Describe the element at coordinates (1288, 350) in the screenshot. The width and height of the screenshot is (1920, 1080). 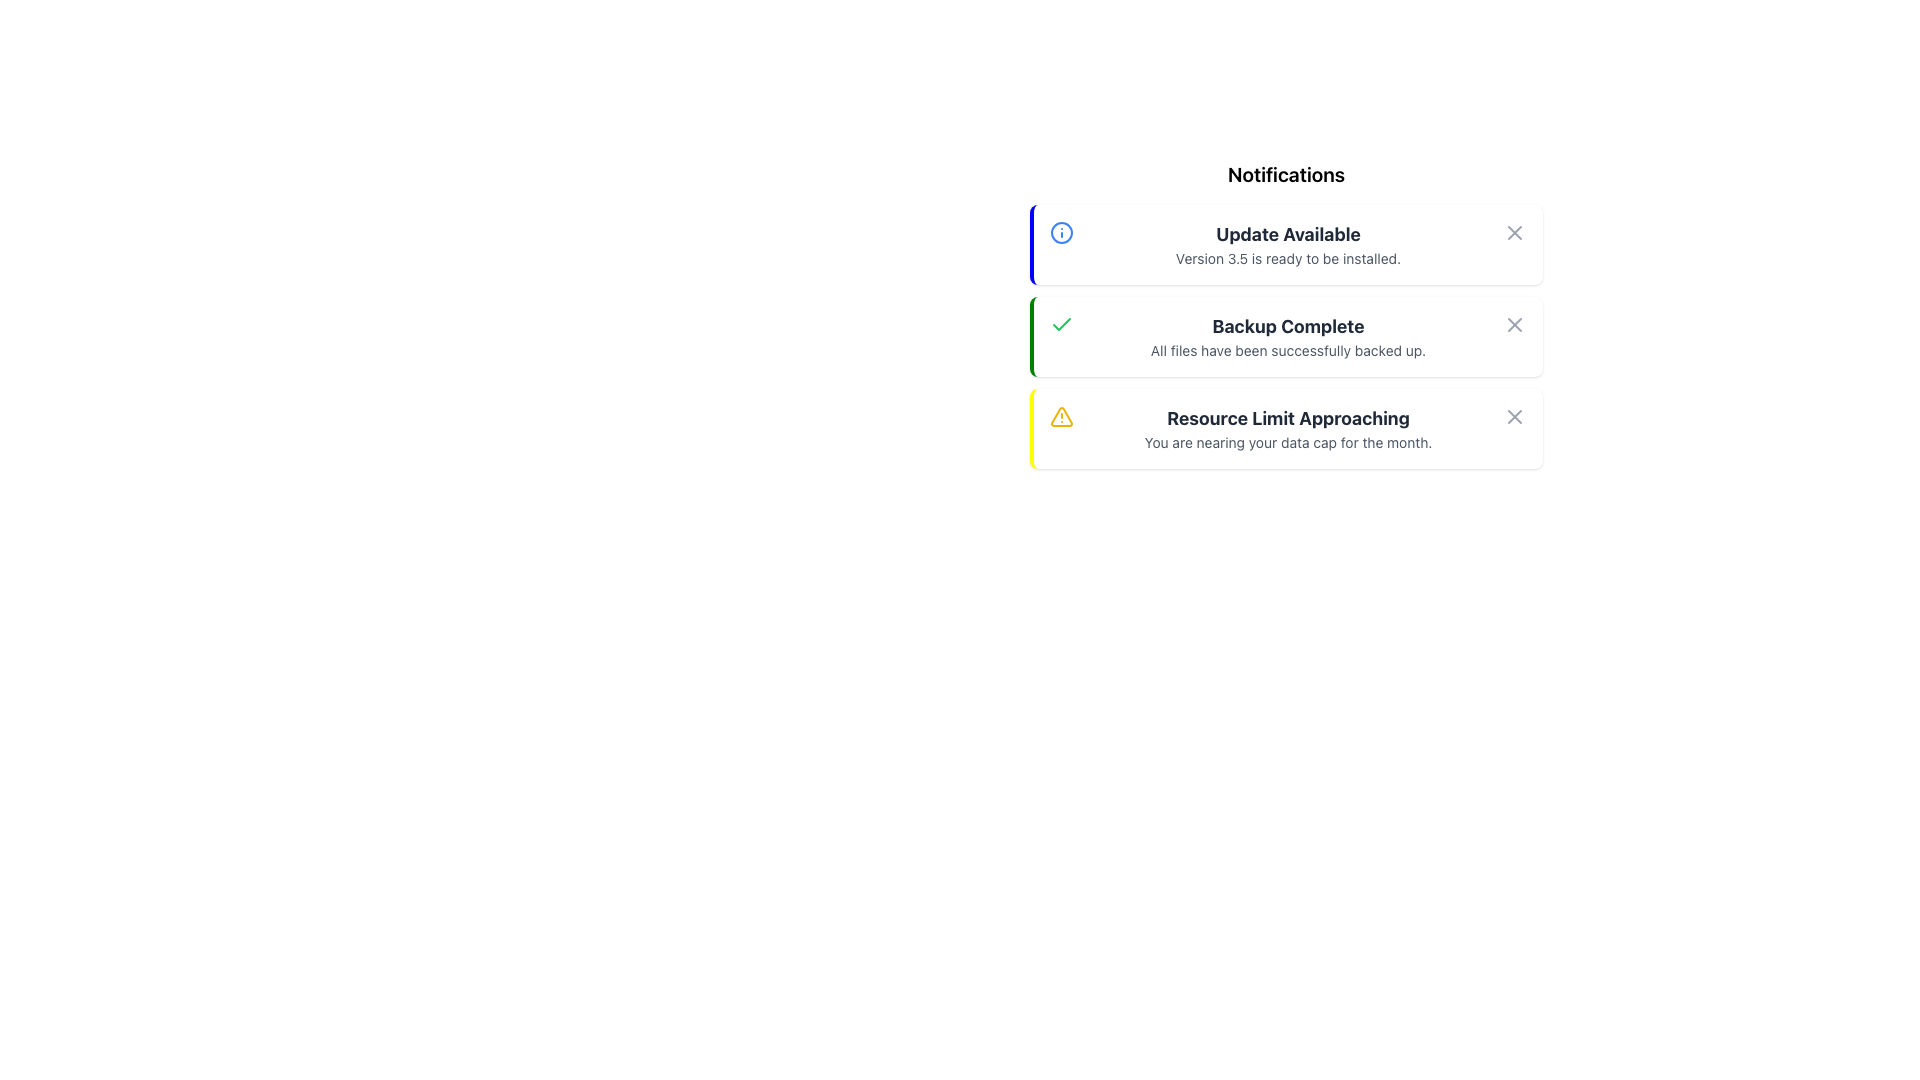
I see `the status message element that provides additional context for the 'Backup Complete' notification, located just below the title text in the notification card` at that location.